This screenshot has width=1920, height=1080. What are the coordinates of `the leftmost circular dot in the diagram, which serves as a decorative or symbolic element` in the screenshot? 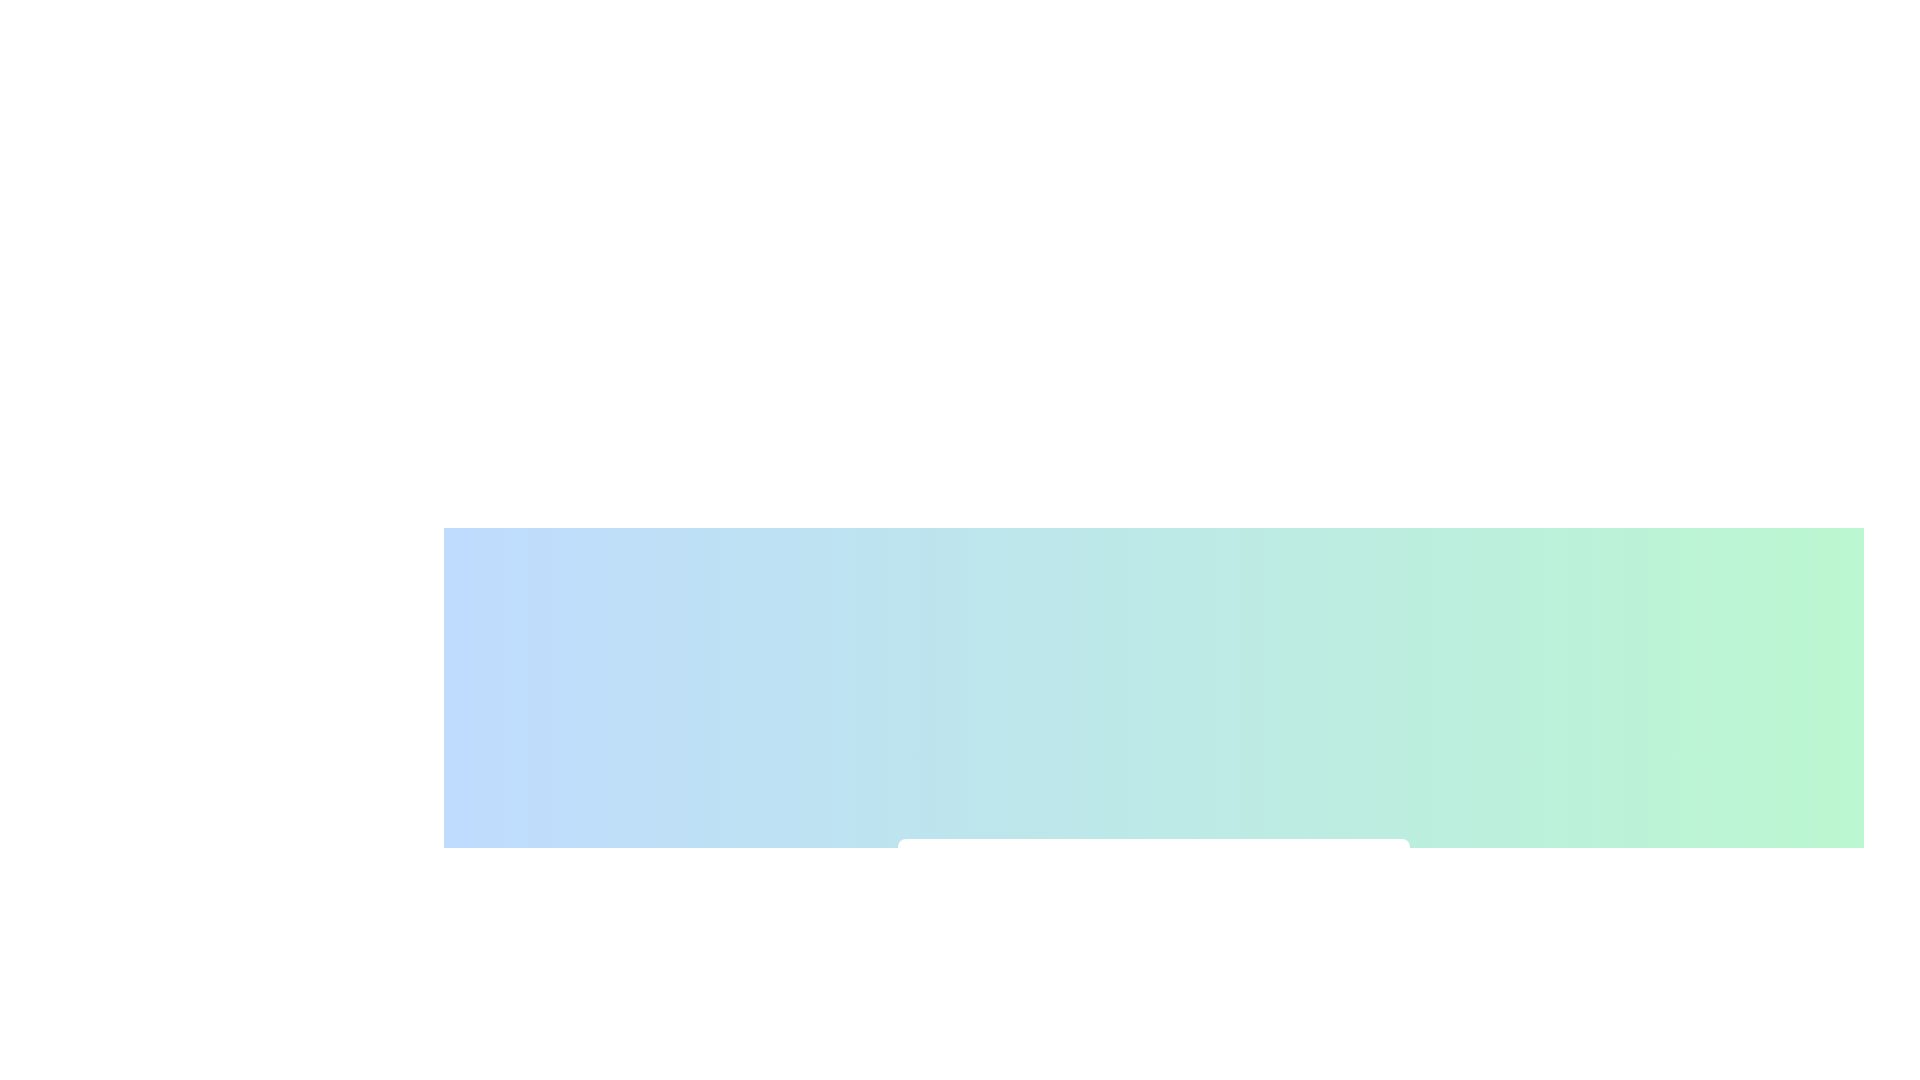 It's located at (1349, 881).